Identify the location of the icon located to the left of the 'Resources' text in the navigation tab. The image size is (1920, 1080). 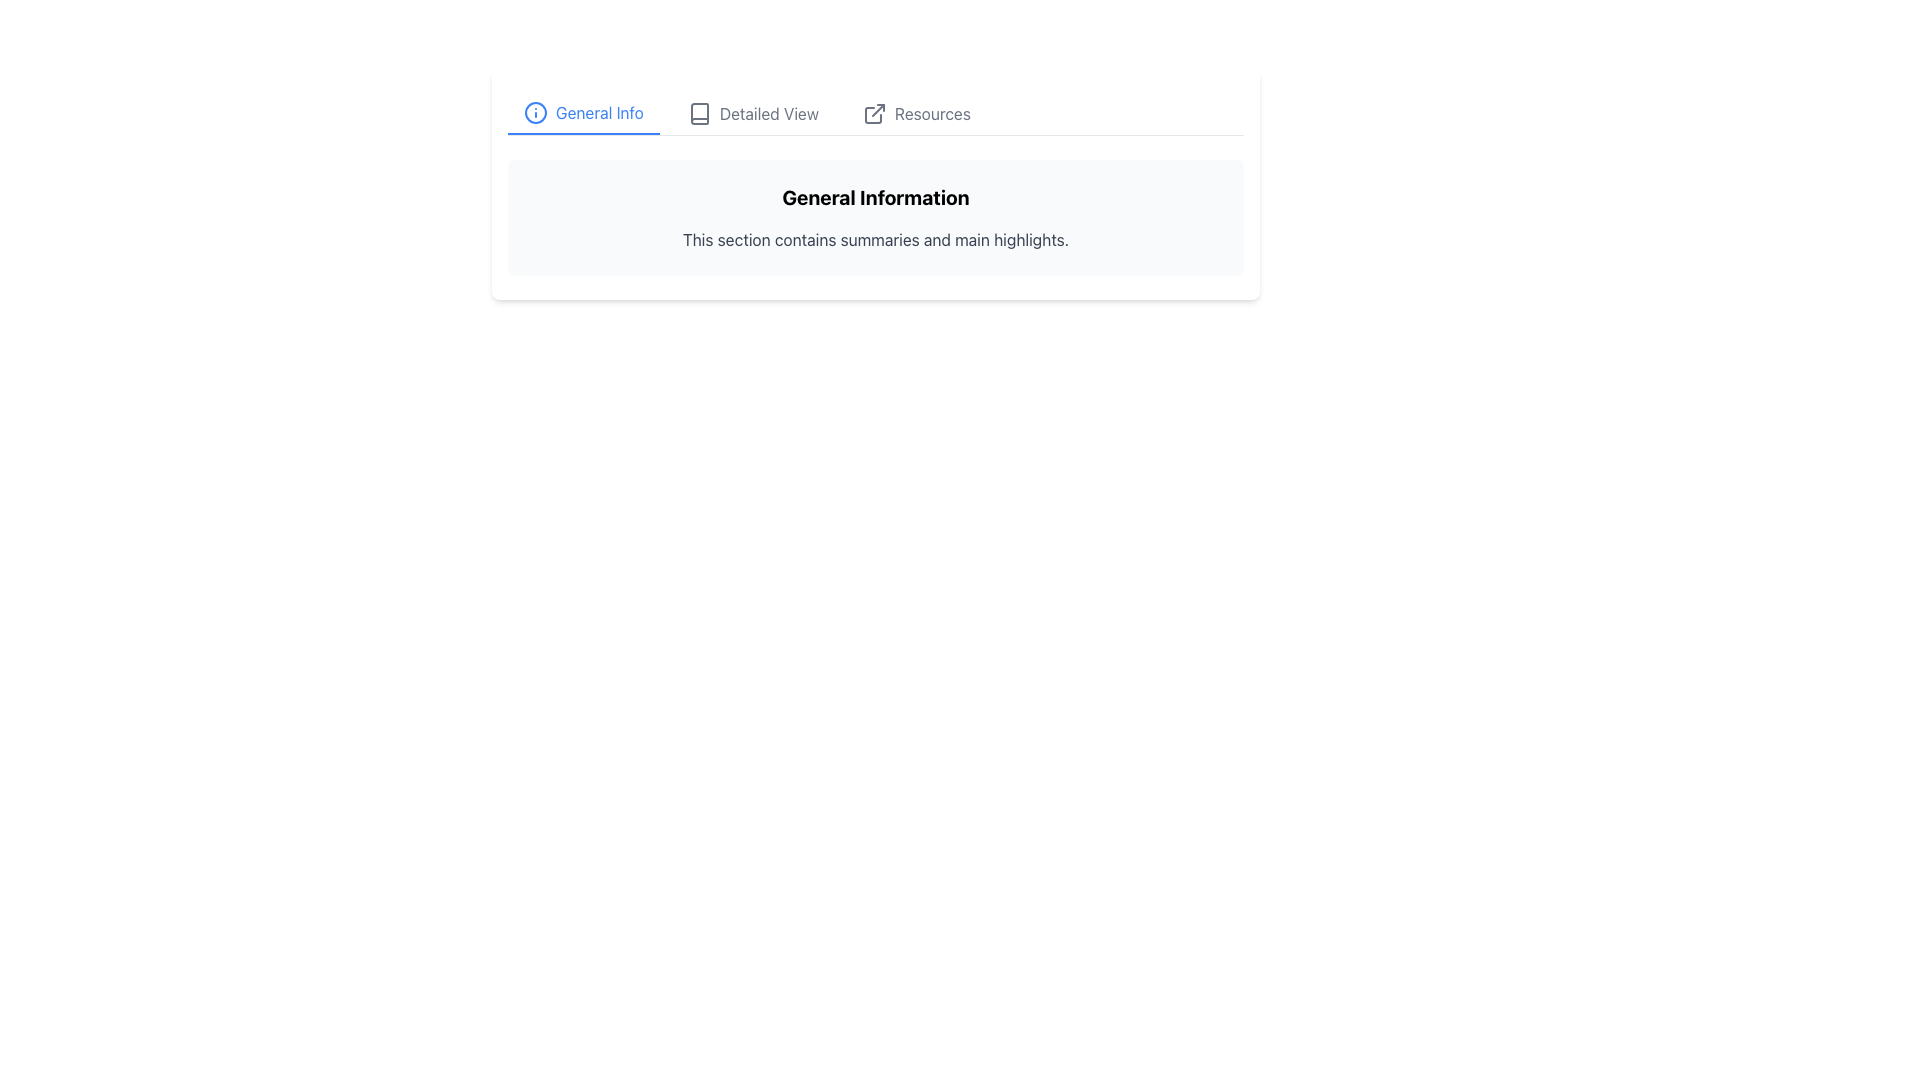
(874, 114).